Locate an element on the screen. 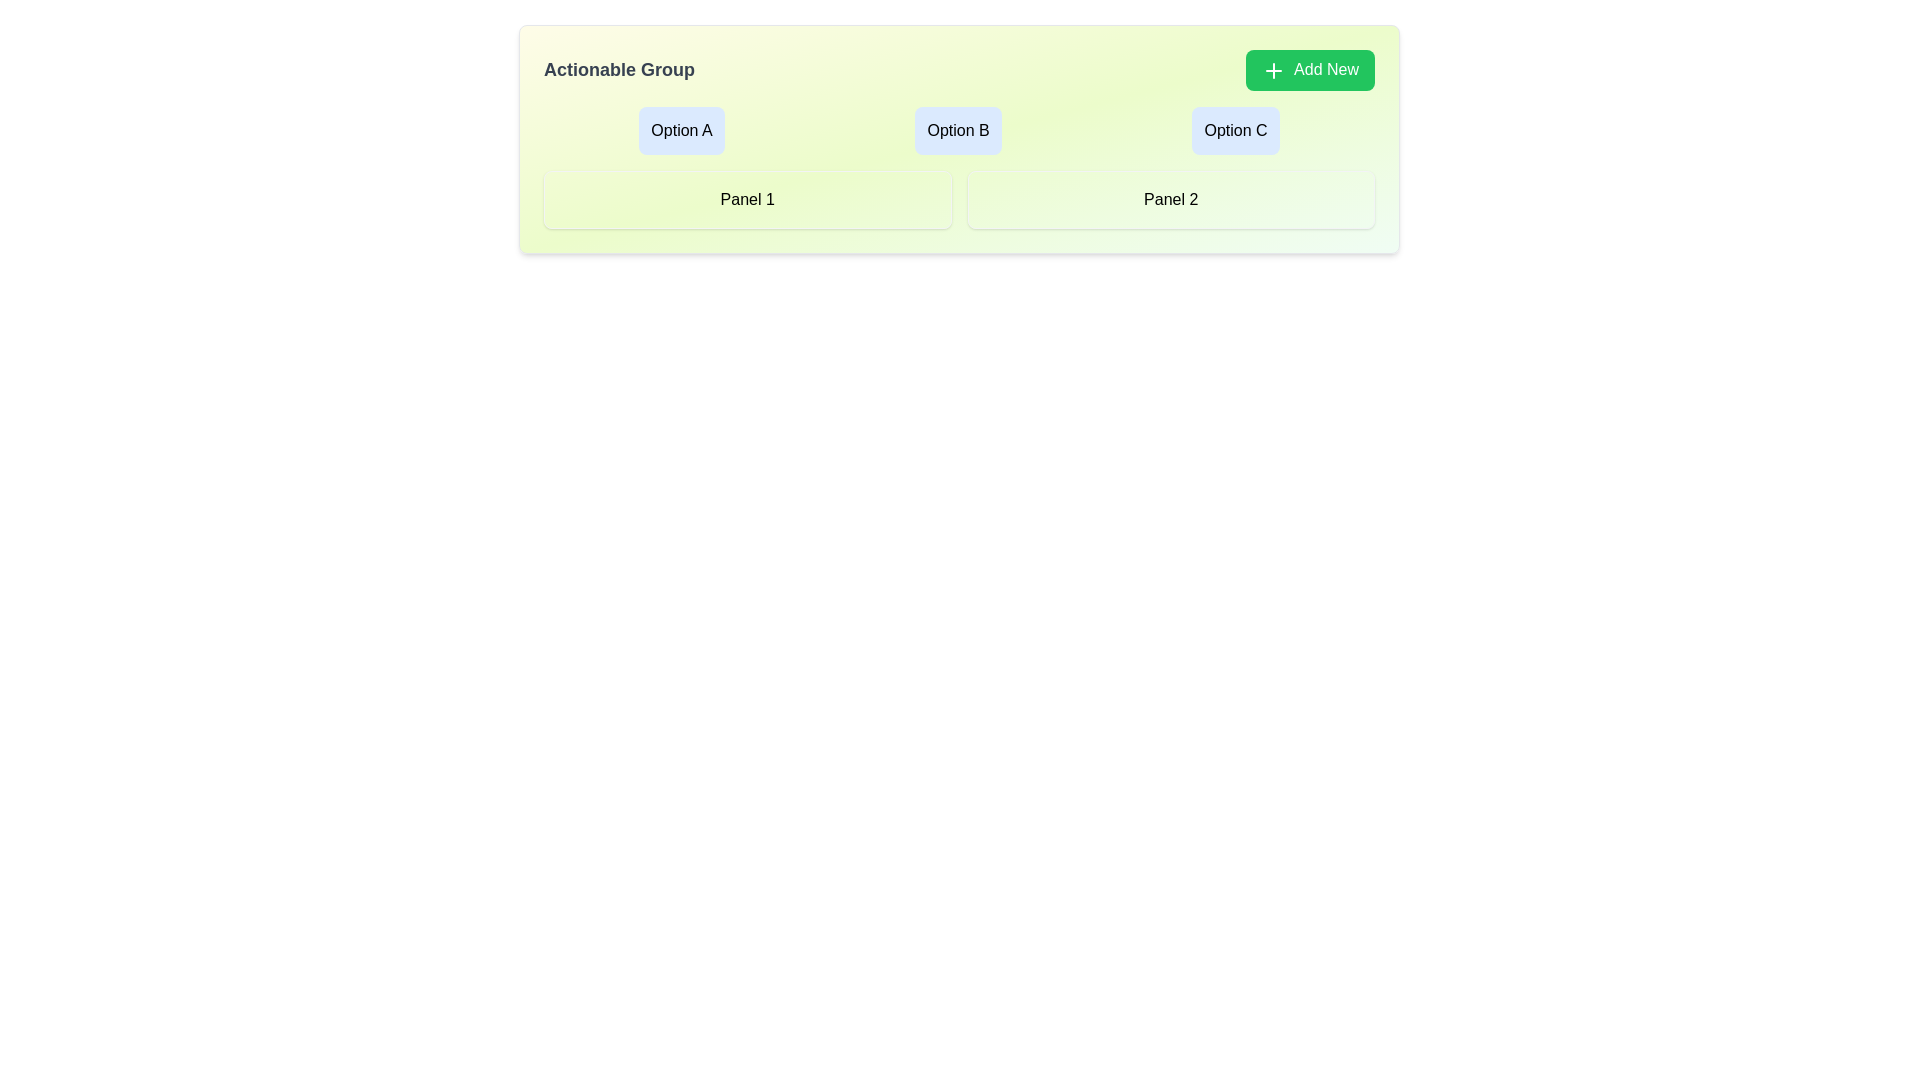 The width and height of the screenshot is (1920, 1080). the Decorative Icon, which is a small plus symbol centered on the left side of the 'Add New' button with rounded edges is located at coordinates (1273, 69).